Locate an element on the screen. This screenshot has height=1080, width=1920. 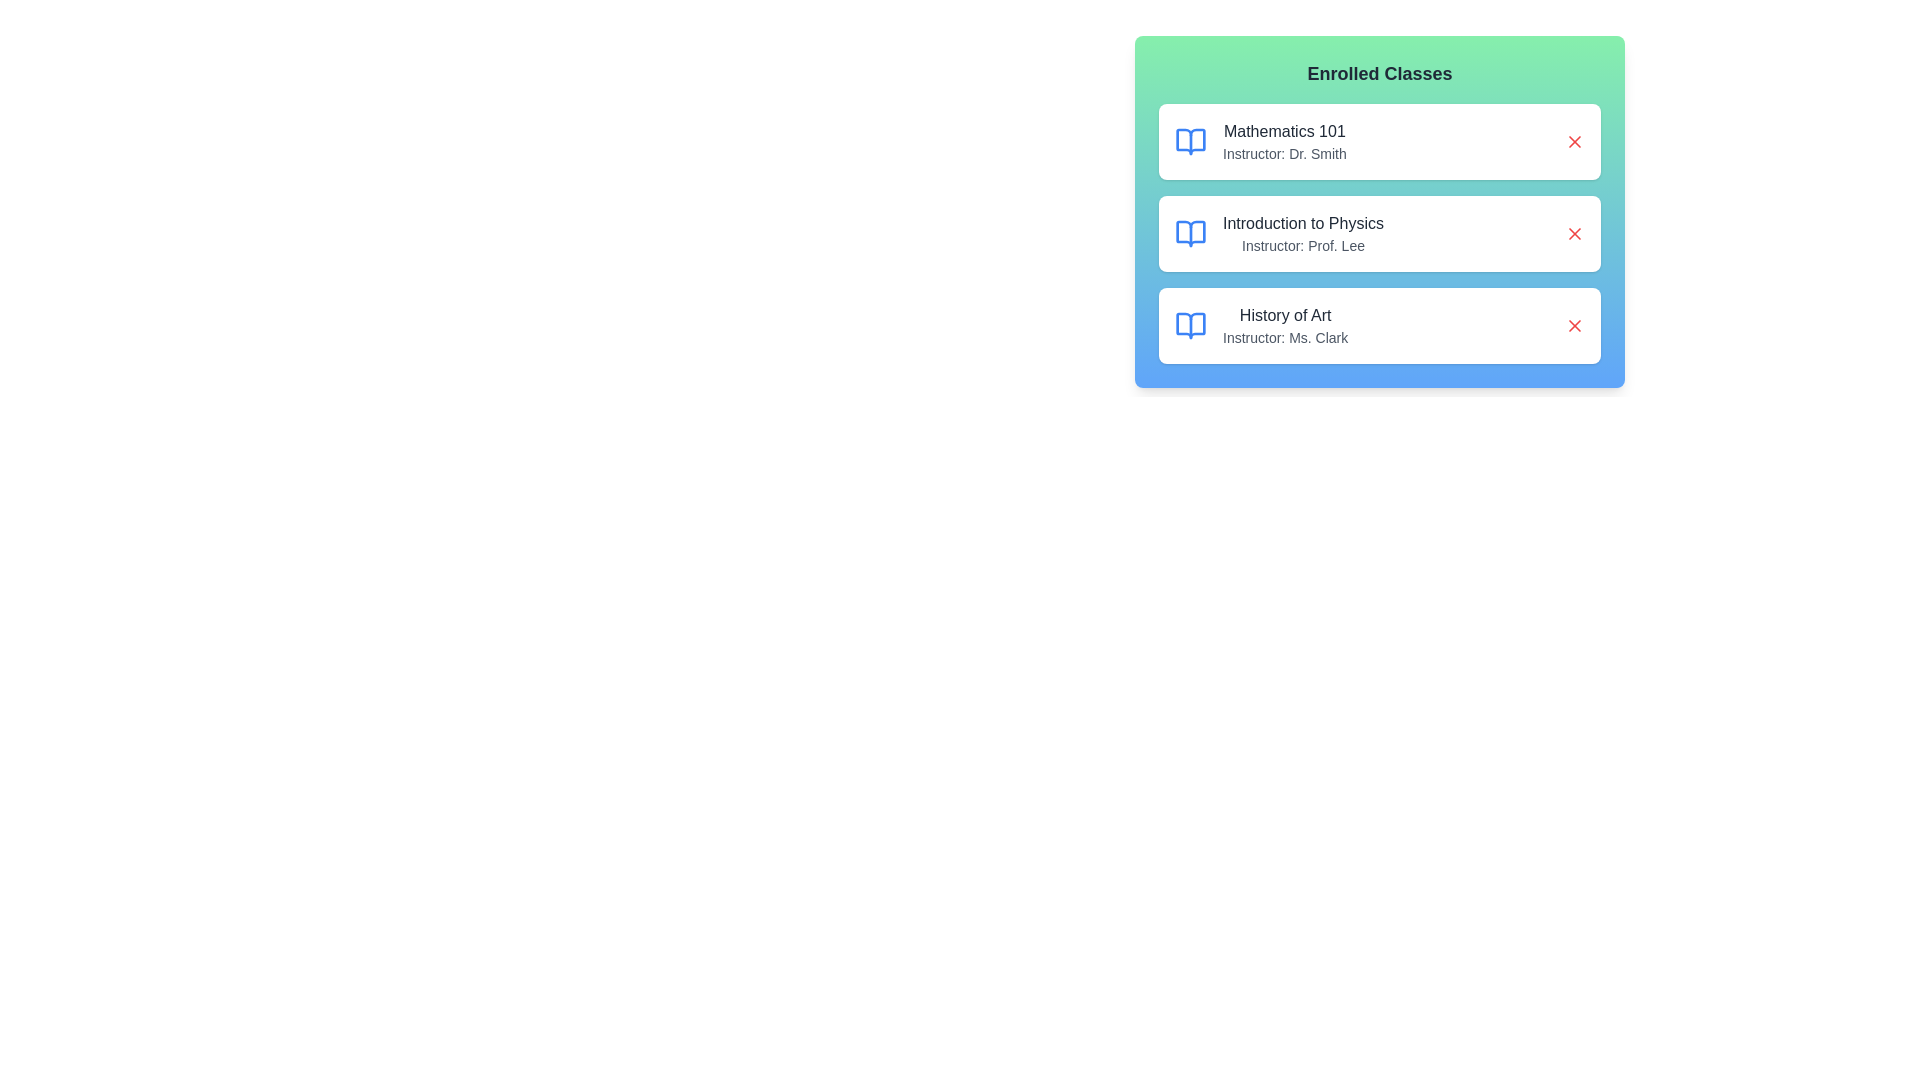
the instructor information for the class History of Art is located at coordinates (1260, 325).